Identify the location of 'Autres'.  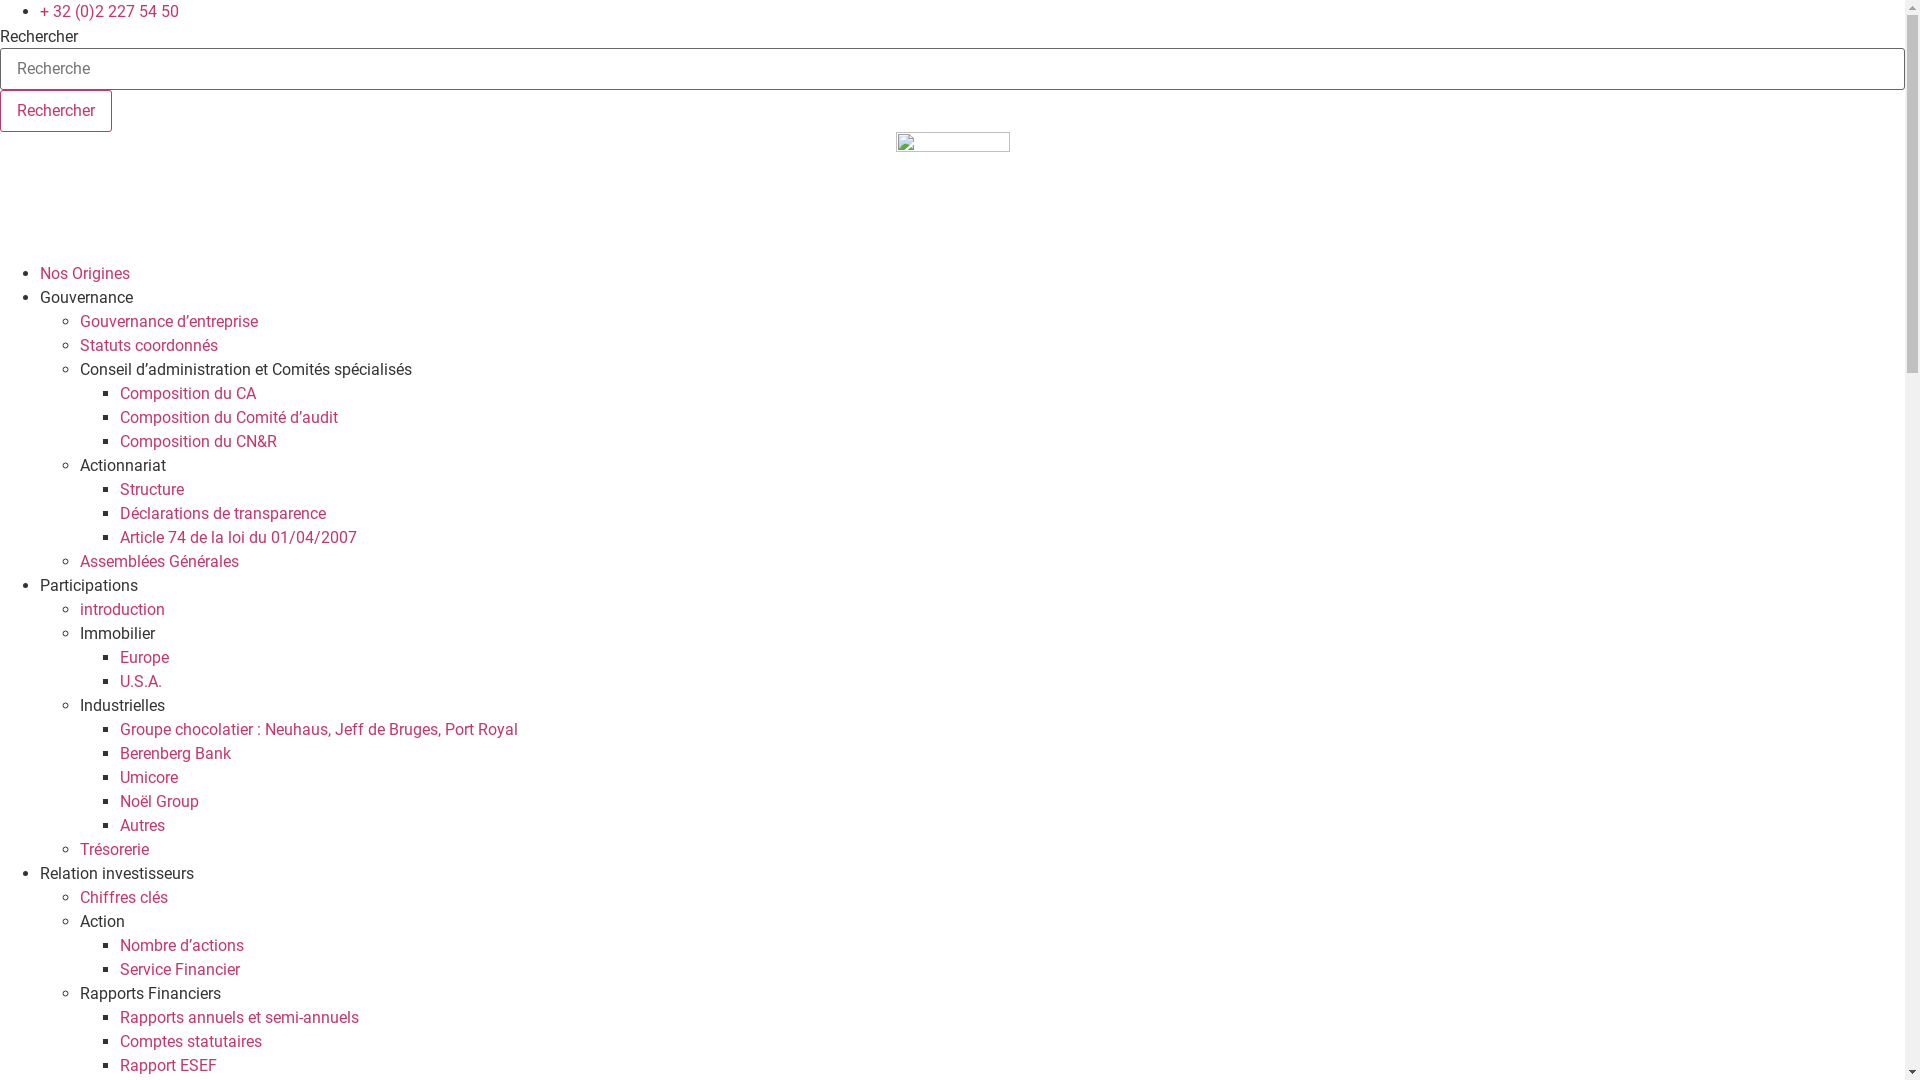
(119, 825).